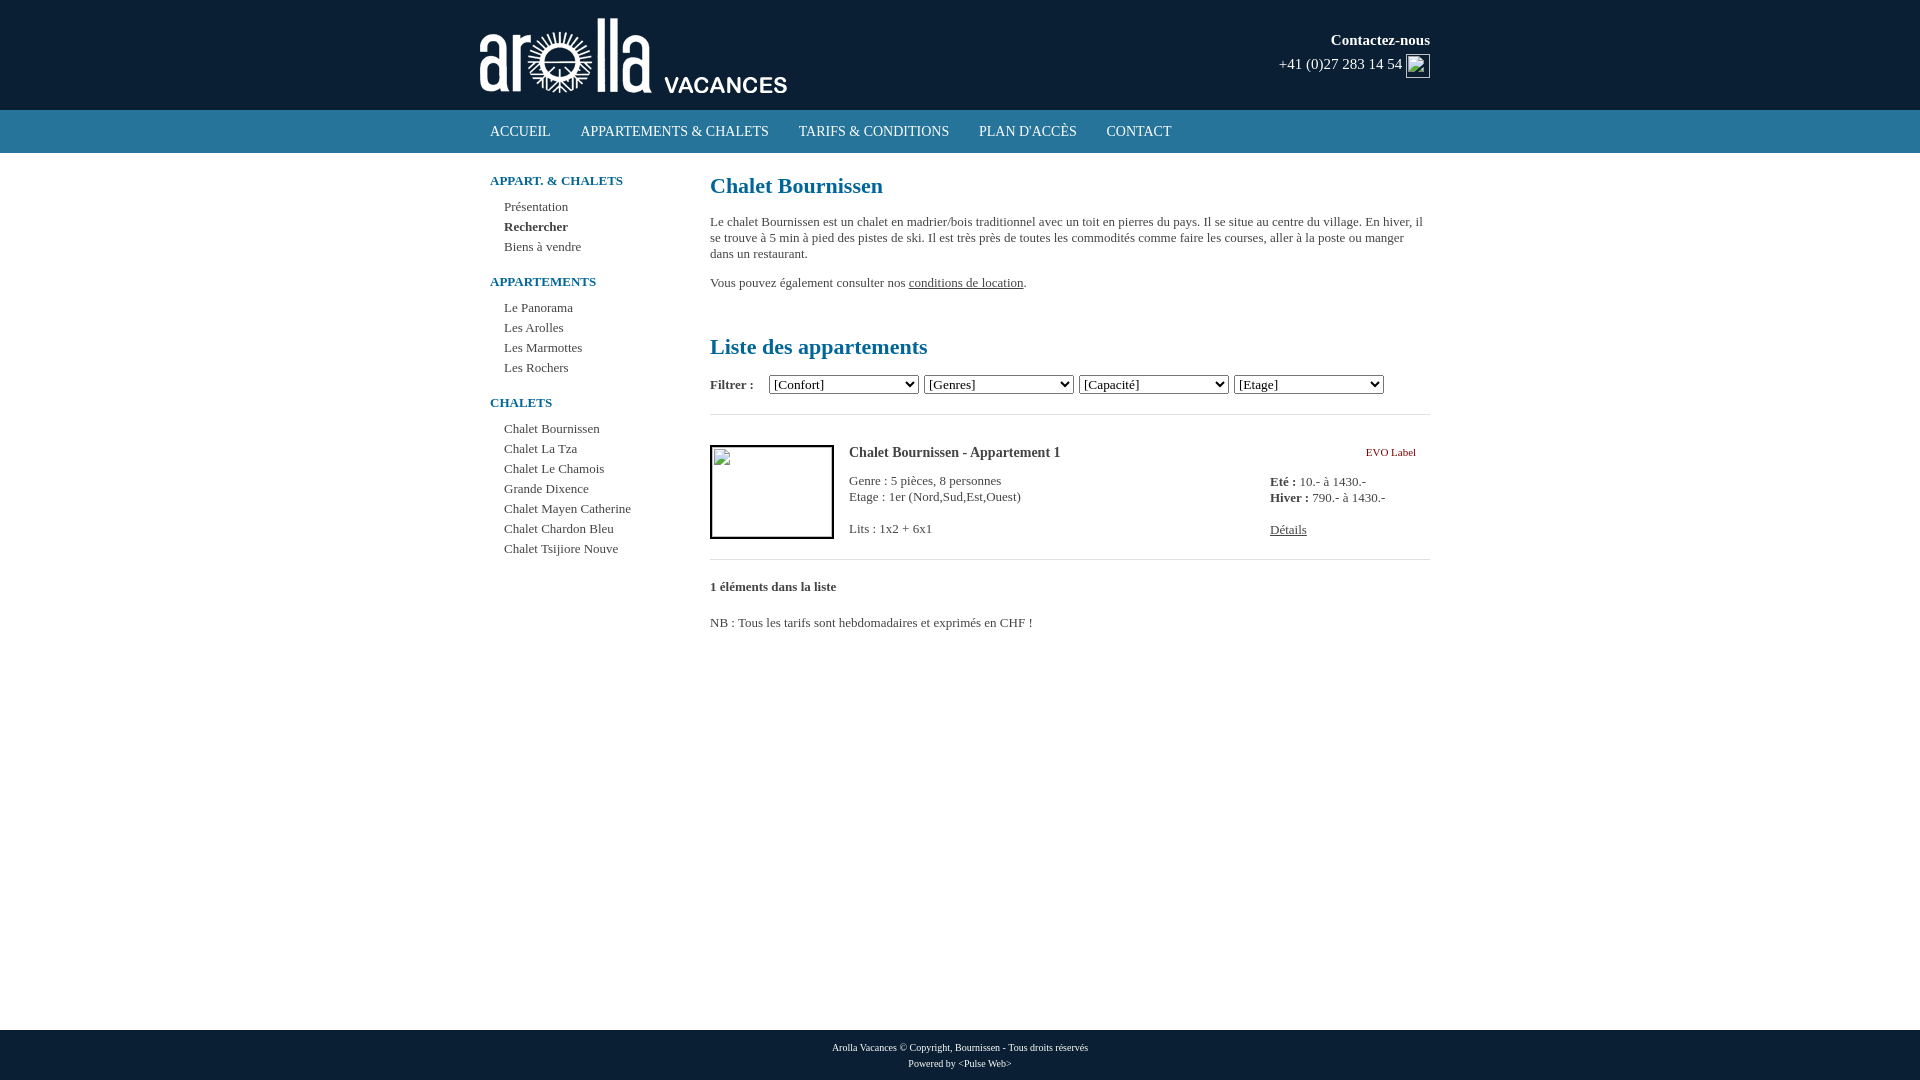  I want to click on 'Les Arolles', so click(533, 326).